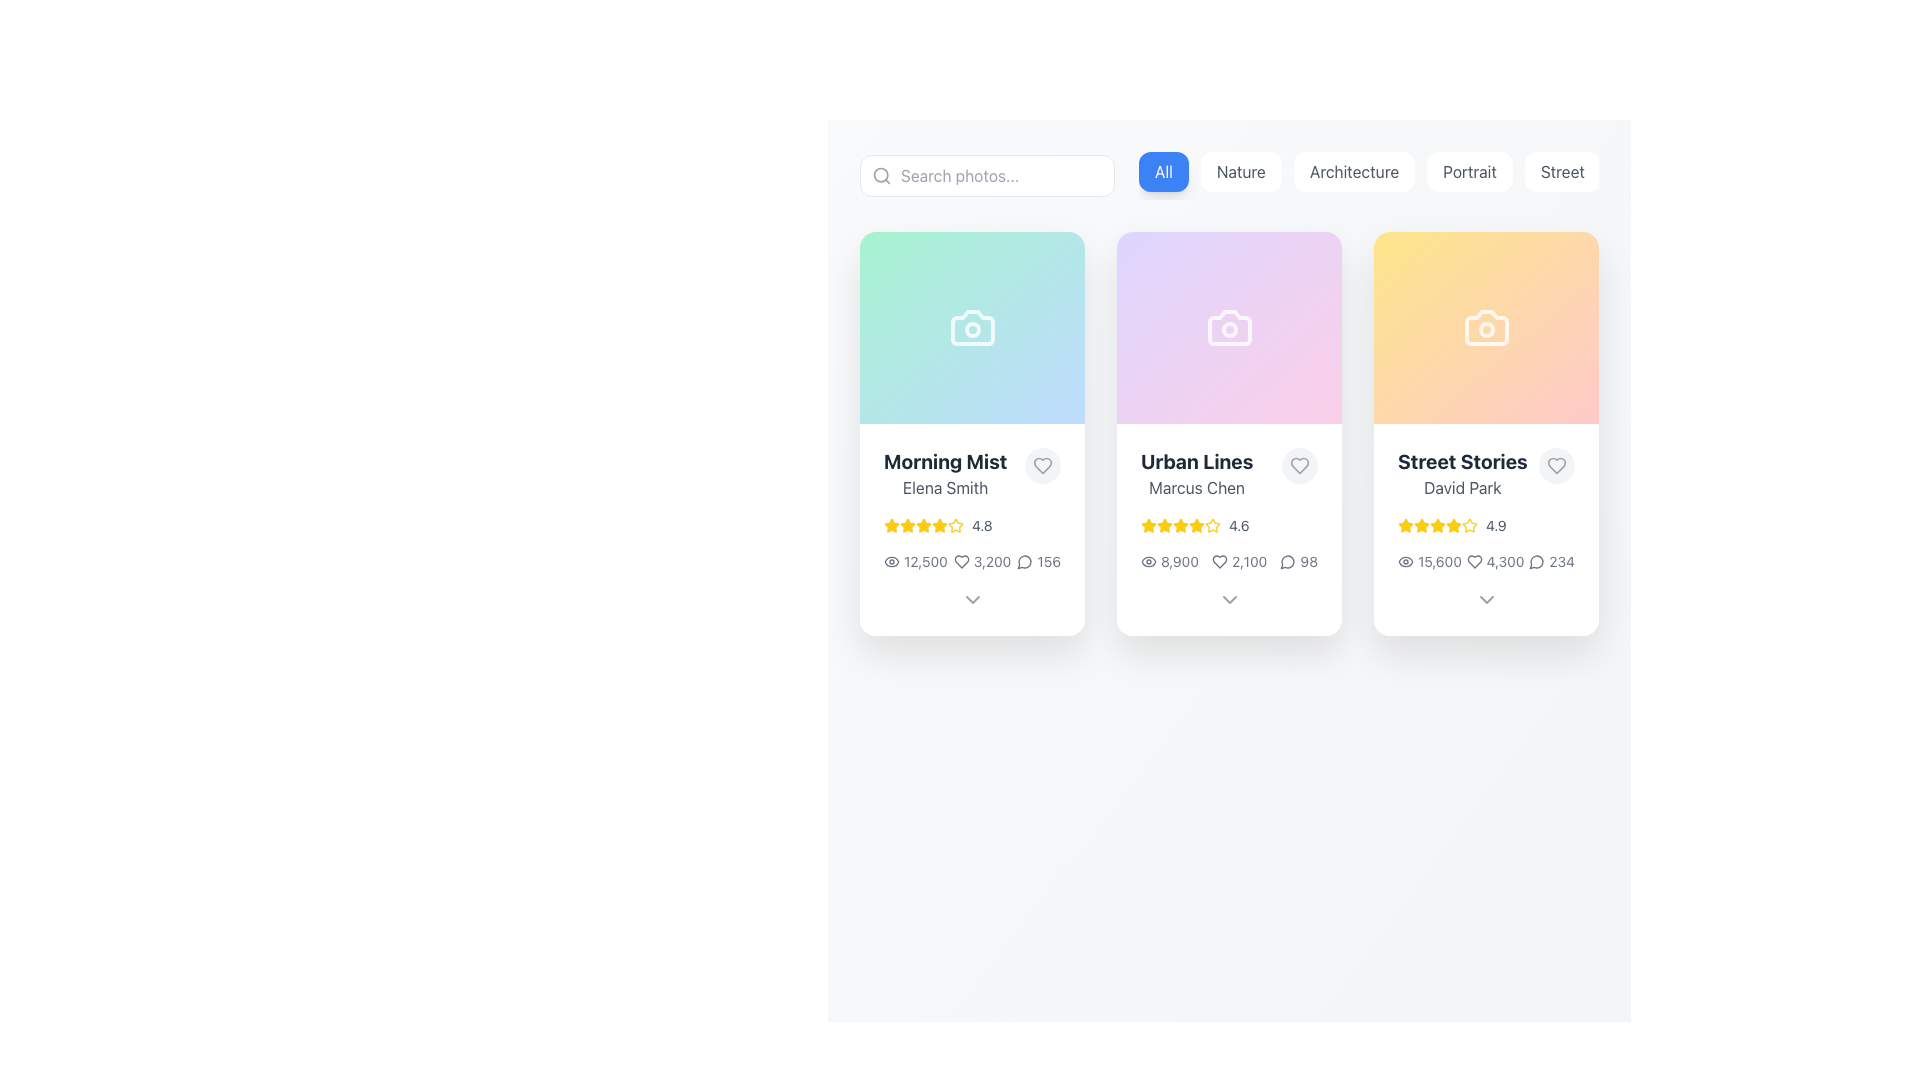 Image resolution: width=1920 pixels, height=1080 pixels. I want to click on the 'Portrait' filter button, which is the fourth button in a horizontal sequence of buttons, positioned between the 'Architecture' and 'Street' buttons, so click(1469, 171).